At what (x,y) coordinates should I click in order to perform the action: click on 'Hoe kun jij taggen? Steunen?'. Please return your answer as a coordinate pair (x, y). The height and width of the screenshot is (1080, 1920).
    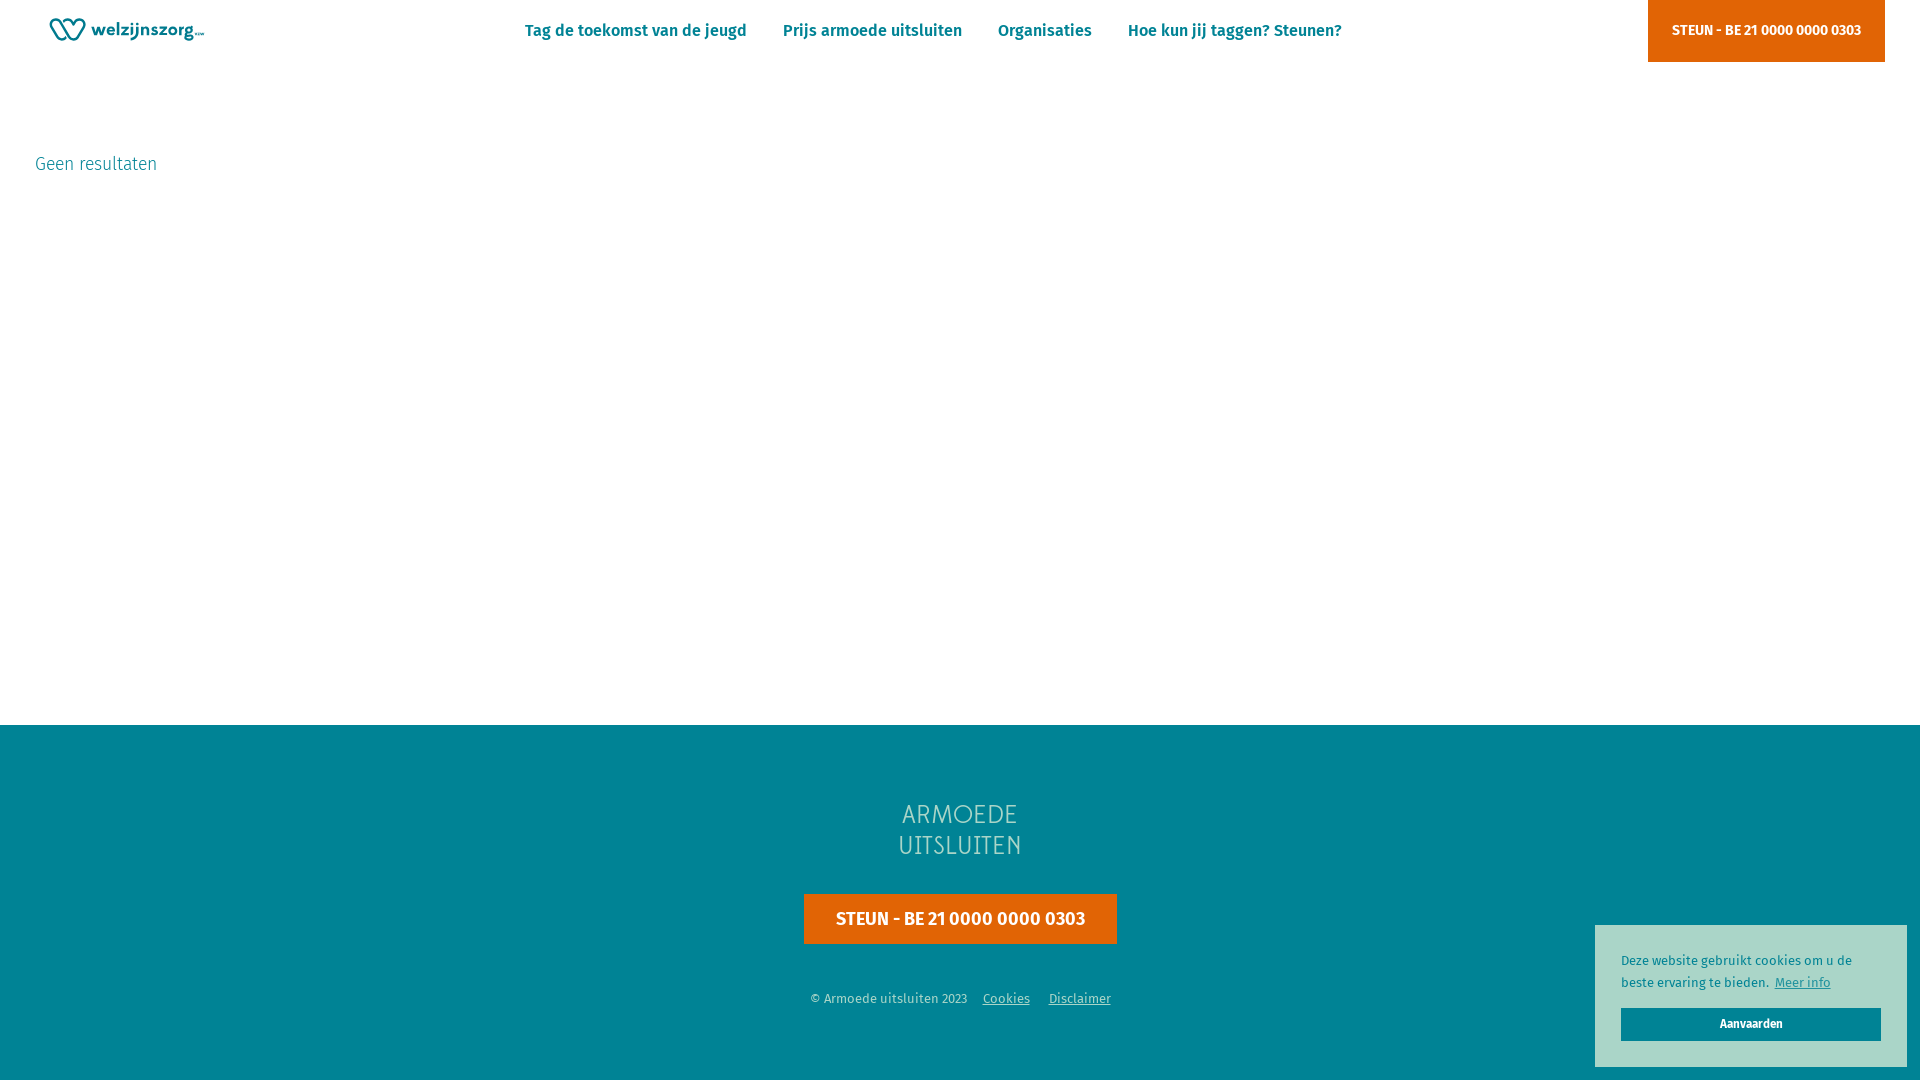
    Looking at the image, I should click on (1233, 30).